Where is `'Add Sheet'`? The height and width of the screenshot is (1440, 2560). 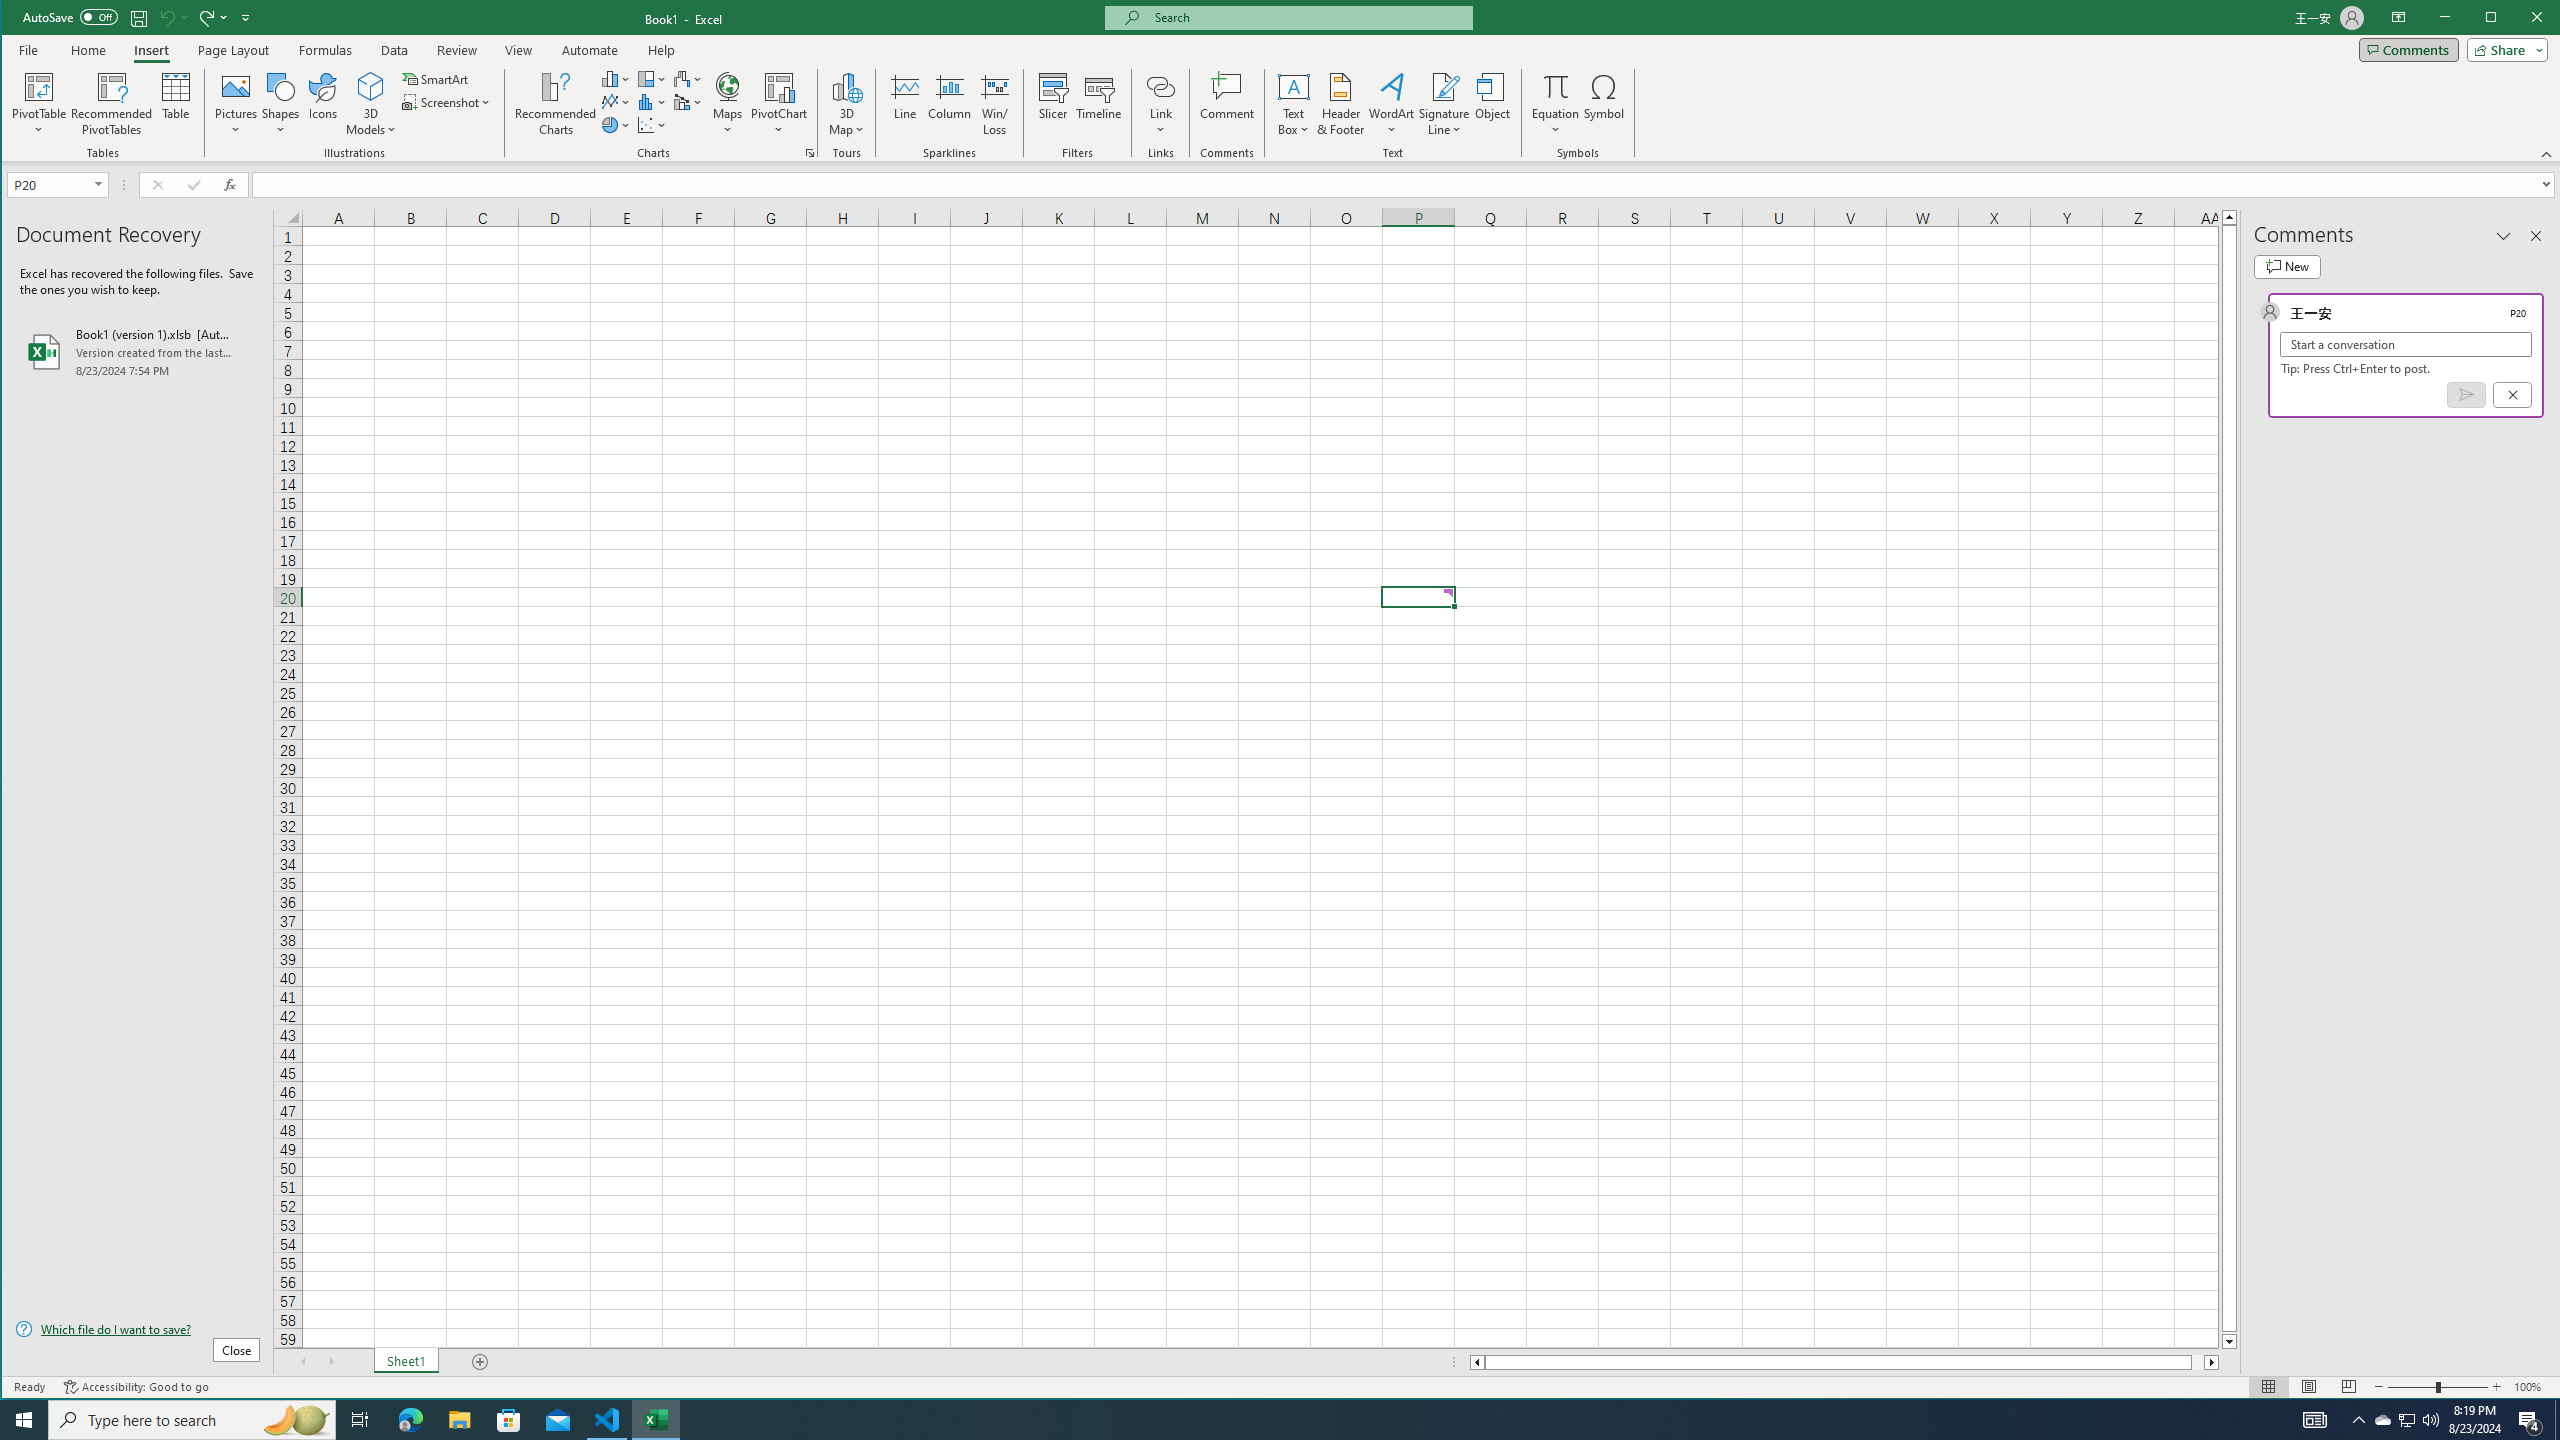 'Add Sheet' is located at coordinates (480, 1362).